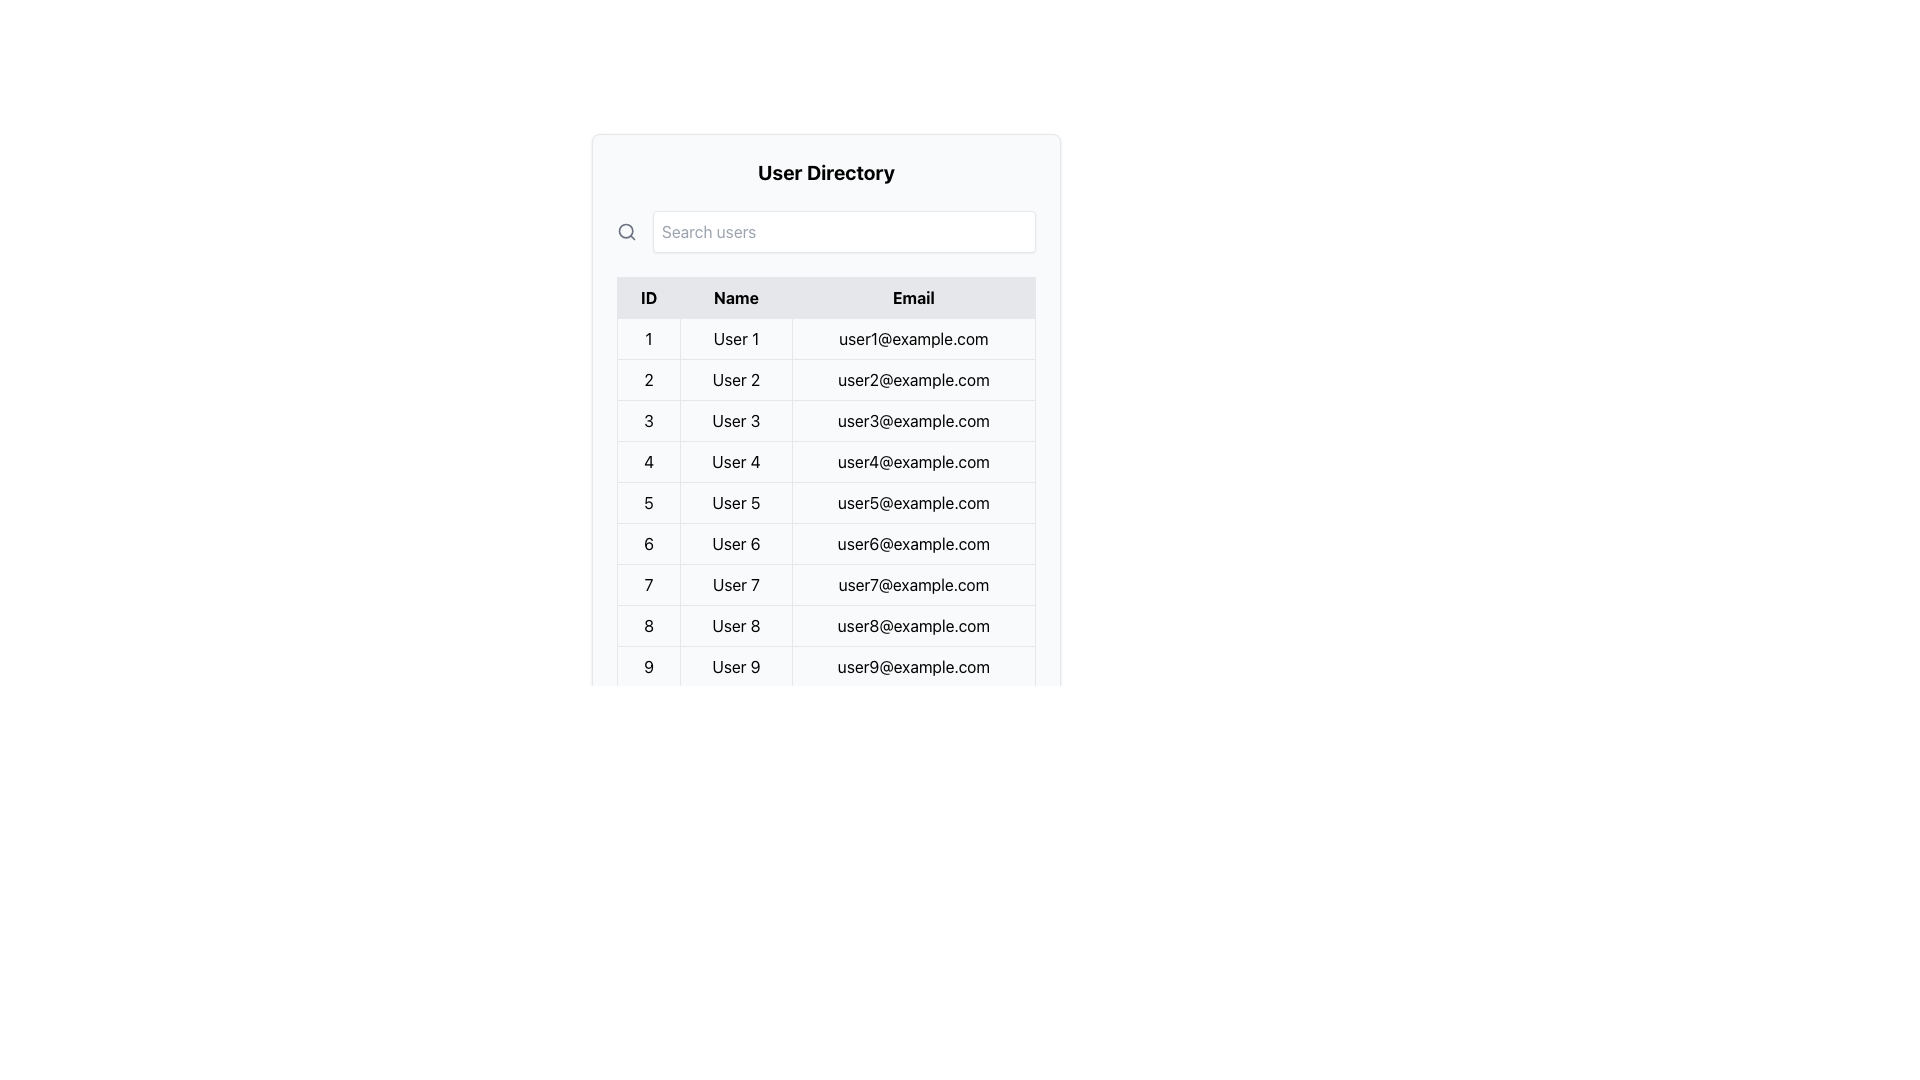  I want to click on the Text label in the fifth row of the table under the 'Name' column, which represents the name of an entity, located between ID '5' and the email 'user5@example.com', so click(735, 501).